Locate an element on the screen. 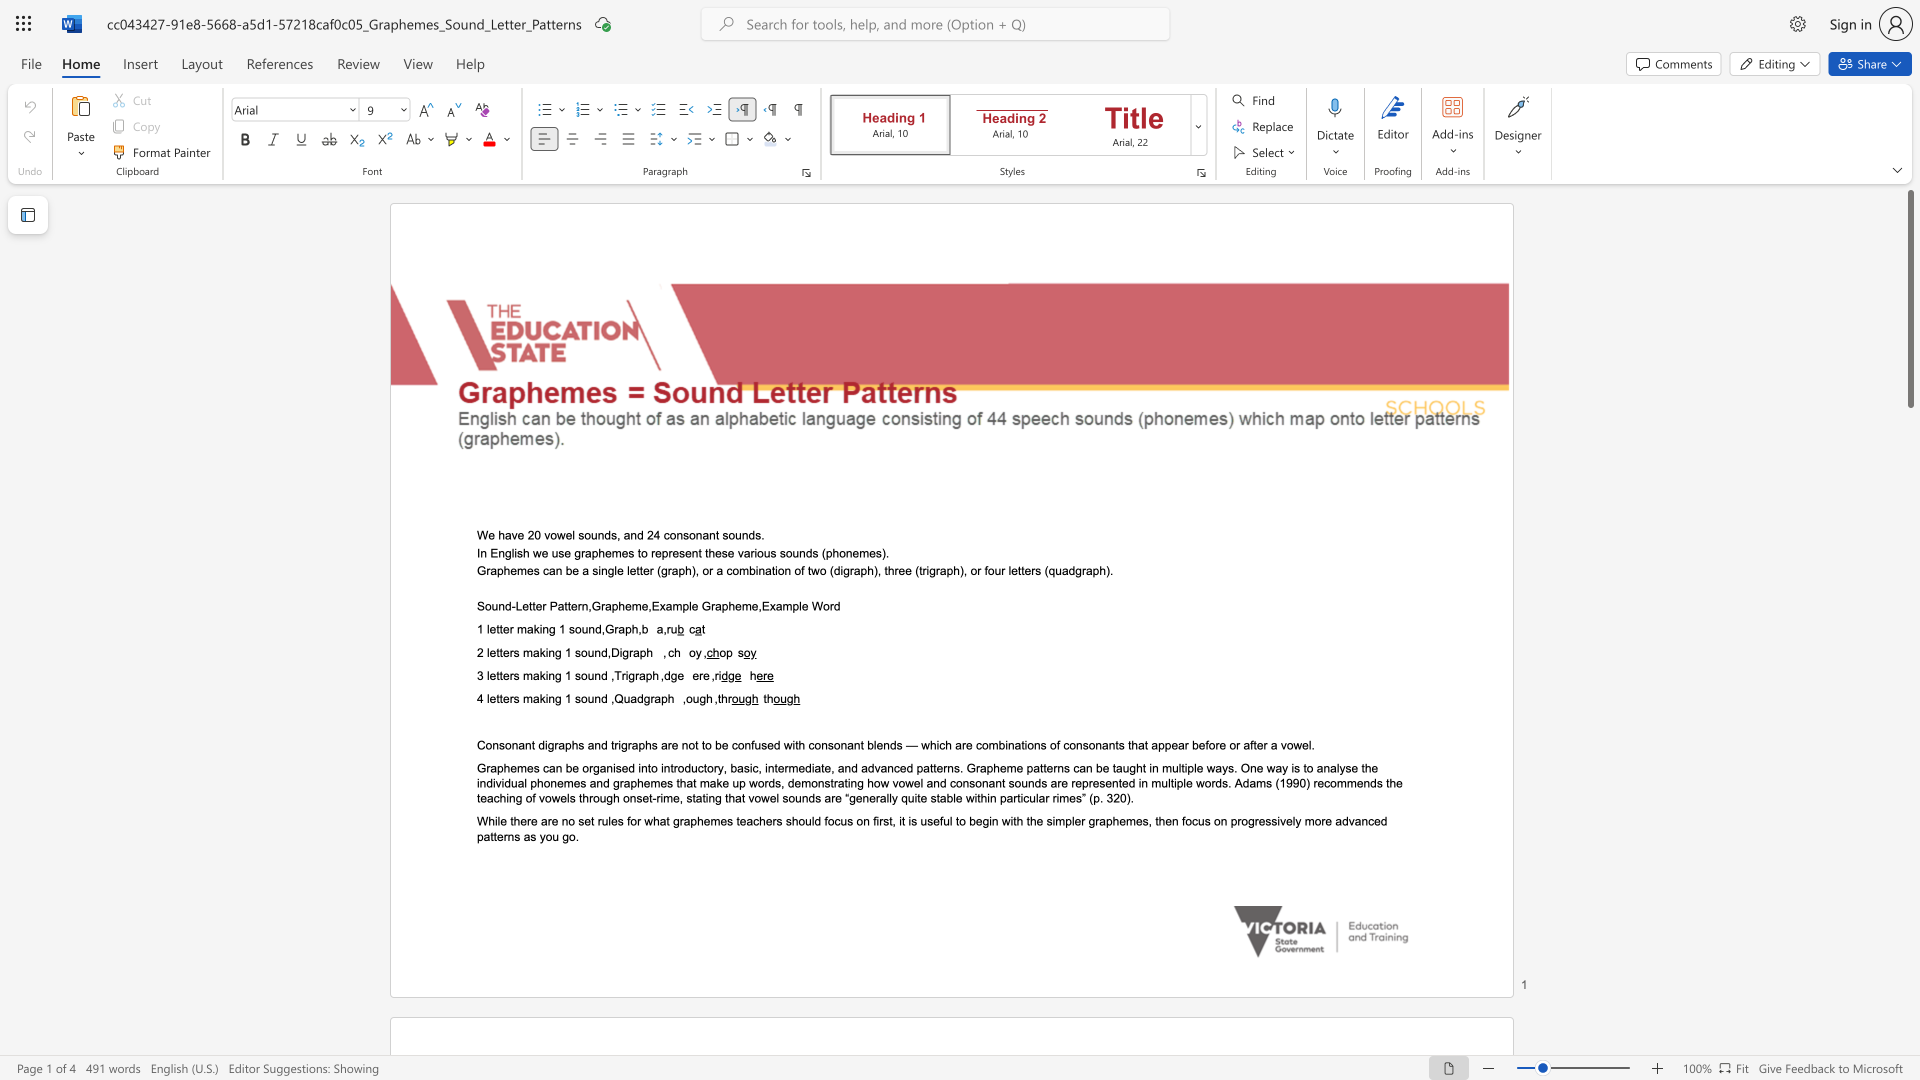  the page's right scrollbar for downward movement is located at coordinates (1909, 898).